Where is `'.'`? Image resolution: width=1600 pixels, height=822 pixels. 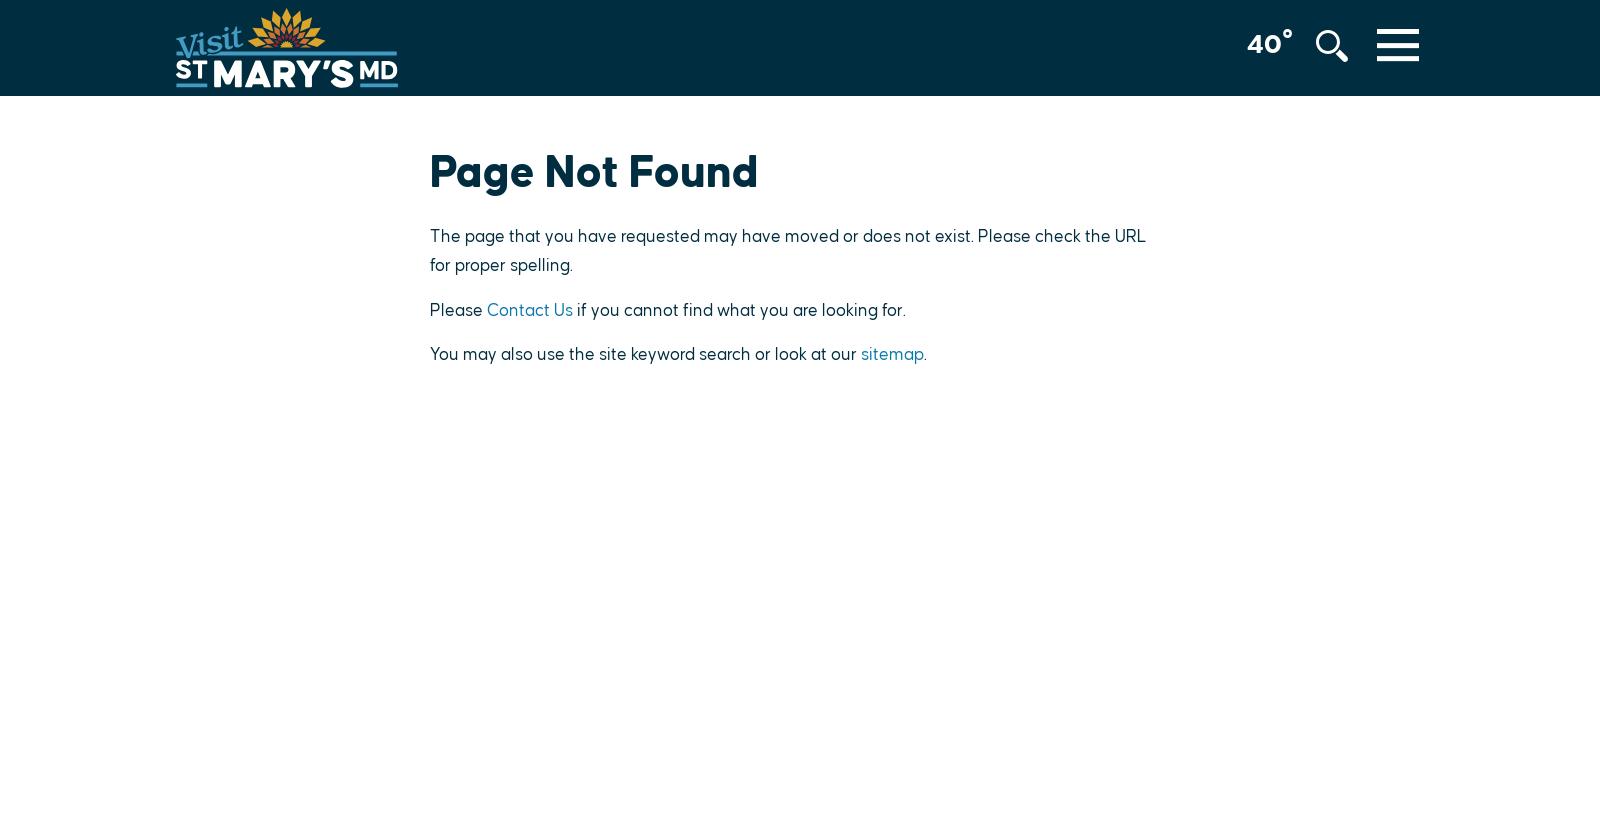
'.' is located at coordinates (924, 354).